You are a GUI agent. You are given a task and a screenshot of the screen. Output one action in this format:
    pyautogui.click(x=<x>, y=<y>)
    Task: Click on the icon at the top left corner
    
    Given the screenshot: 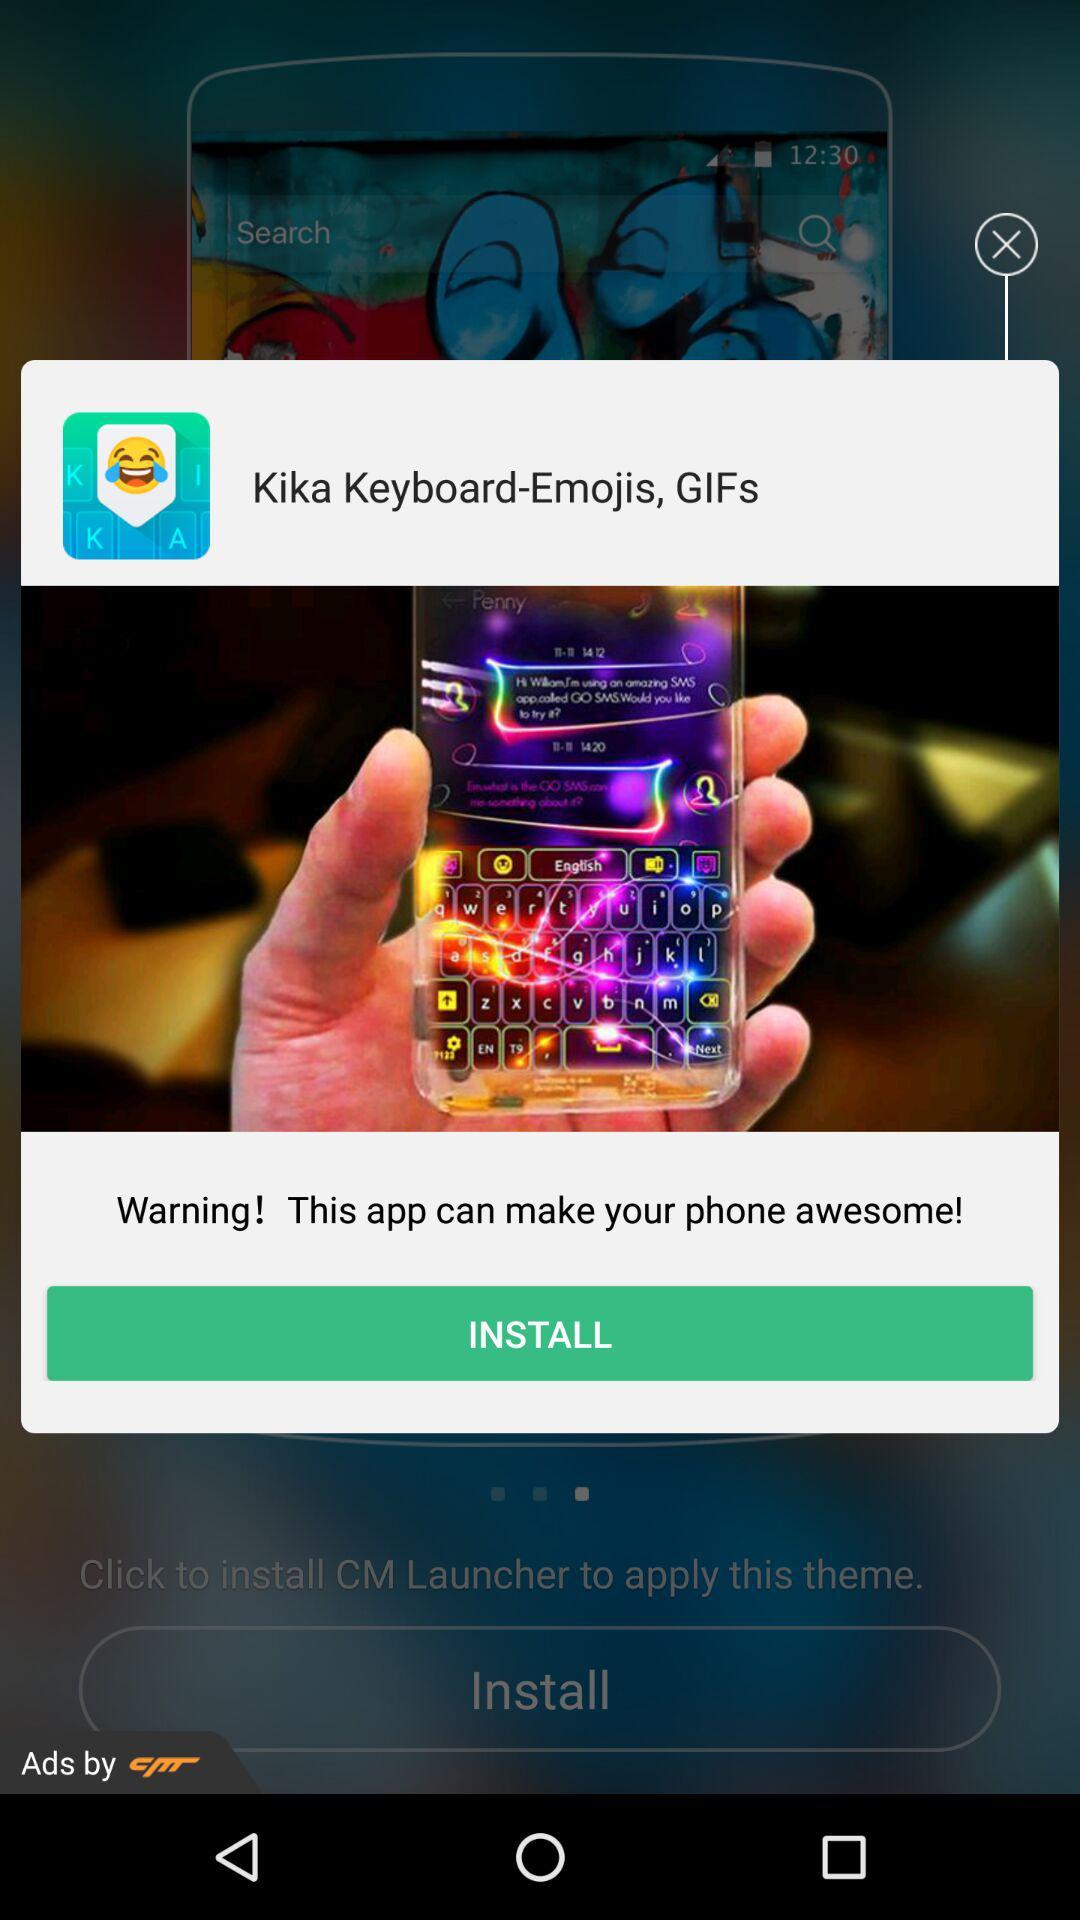 What is the action you would take?
    pyautogui.click(x=135, y=485)
    